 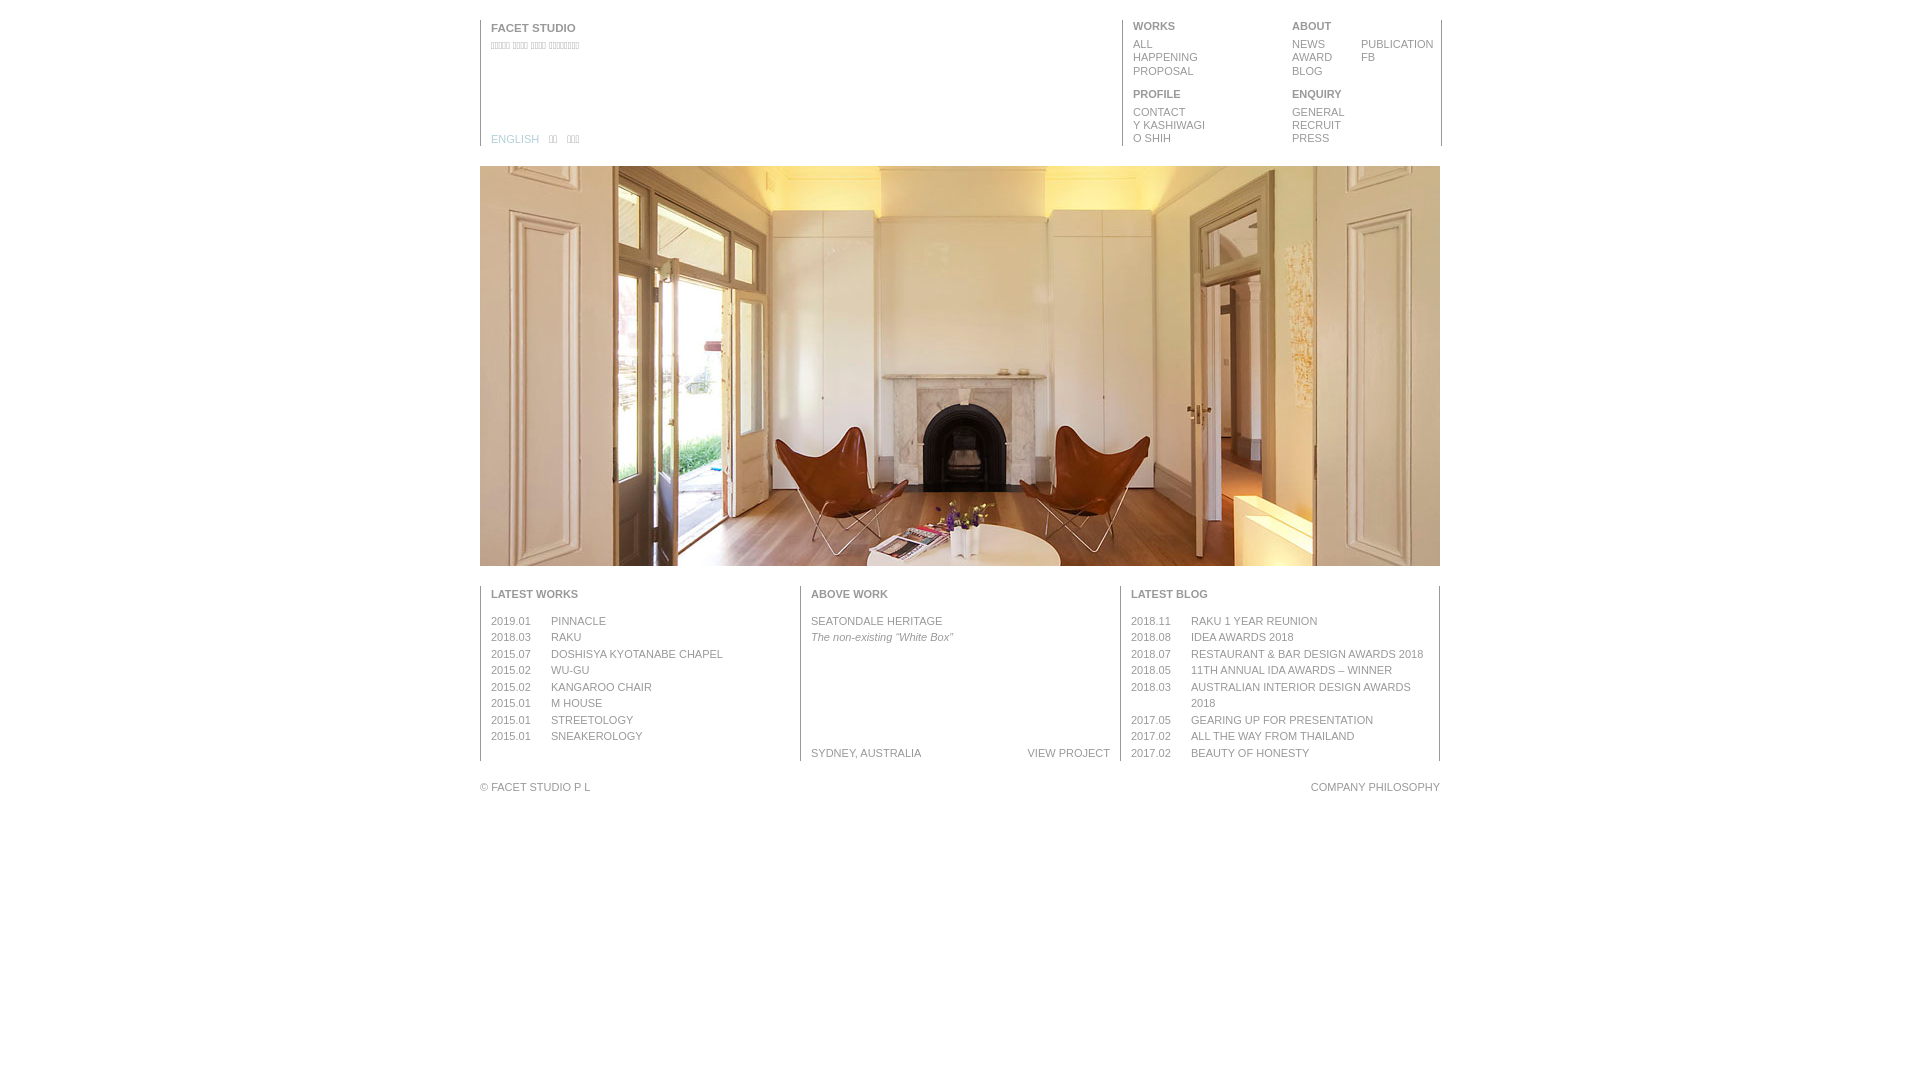 I want to click on 'FB', so click(x=1396, y=56).